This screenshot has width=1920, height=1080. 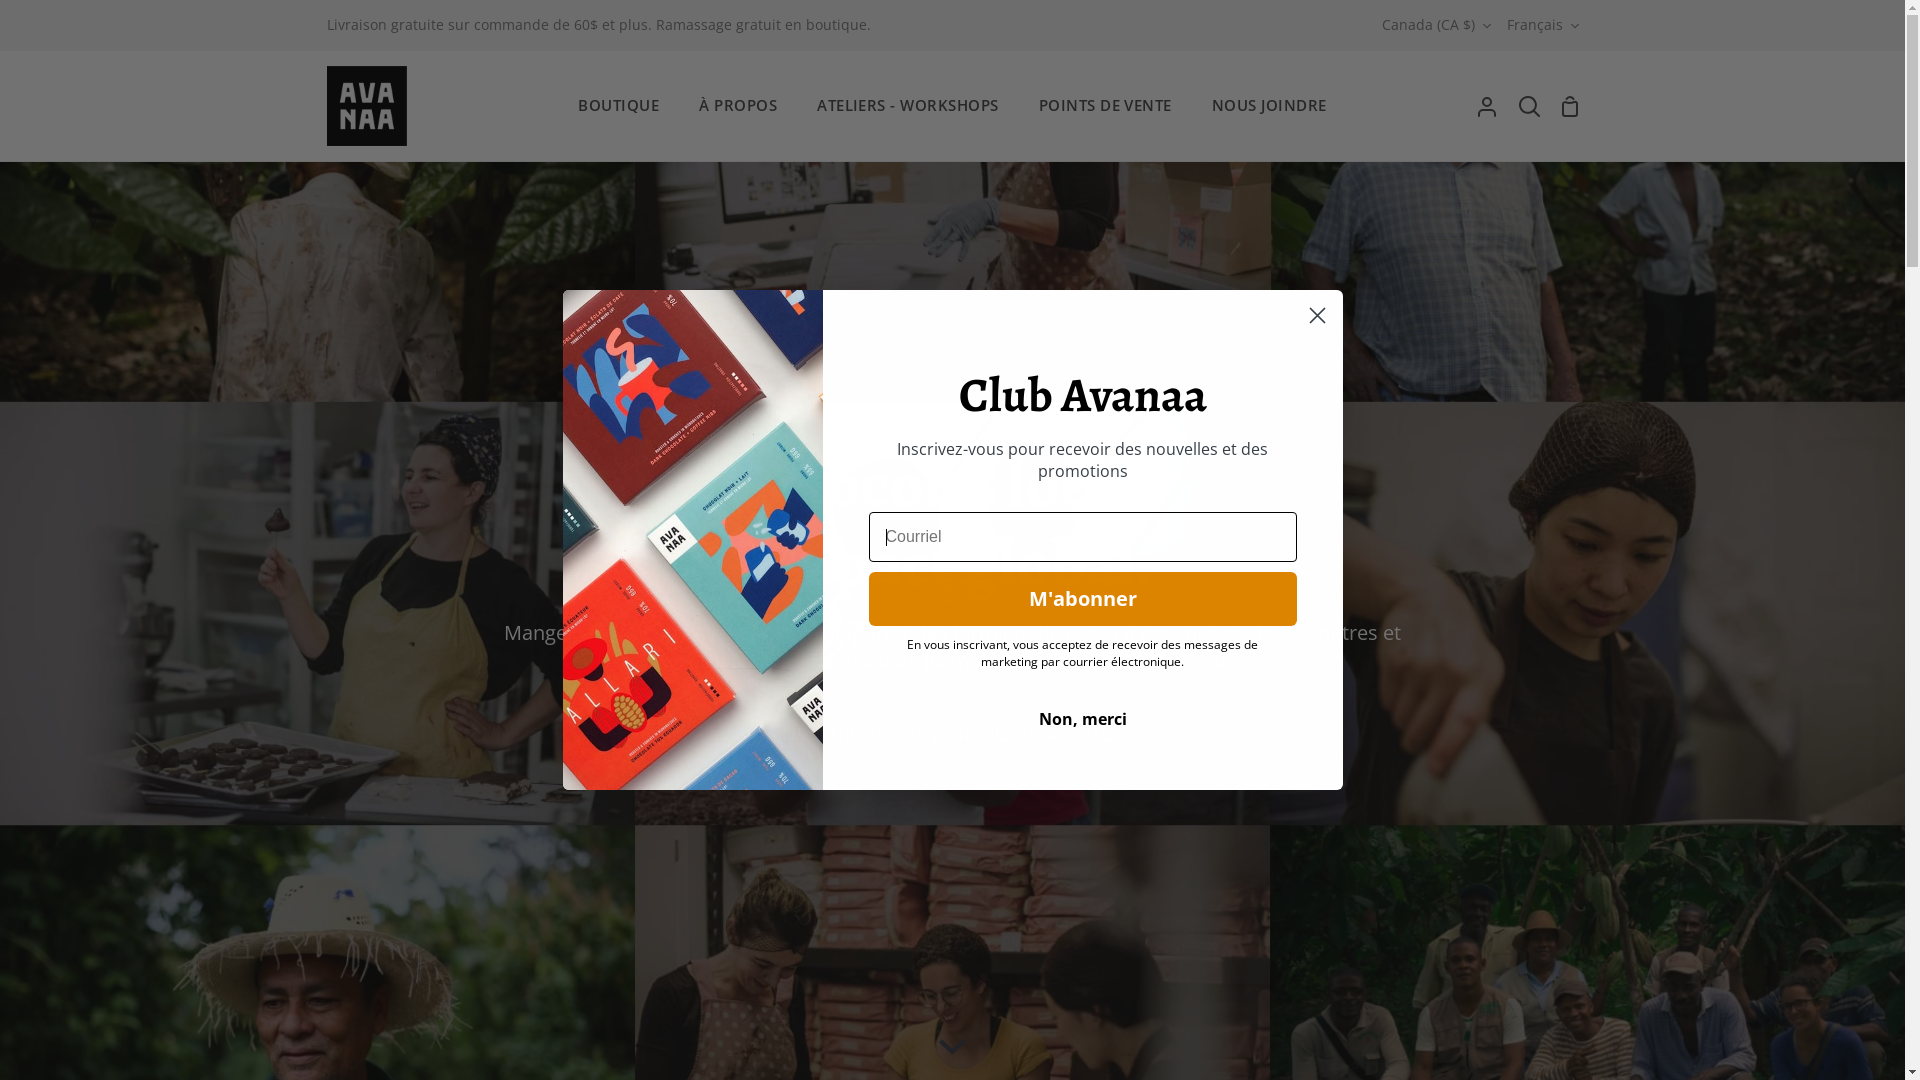 I want to click on 'BOUTIQUE', so click(x=557, y=105).